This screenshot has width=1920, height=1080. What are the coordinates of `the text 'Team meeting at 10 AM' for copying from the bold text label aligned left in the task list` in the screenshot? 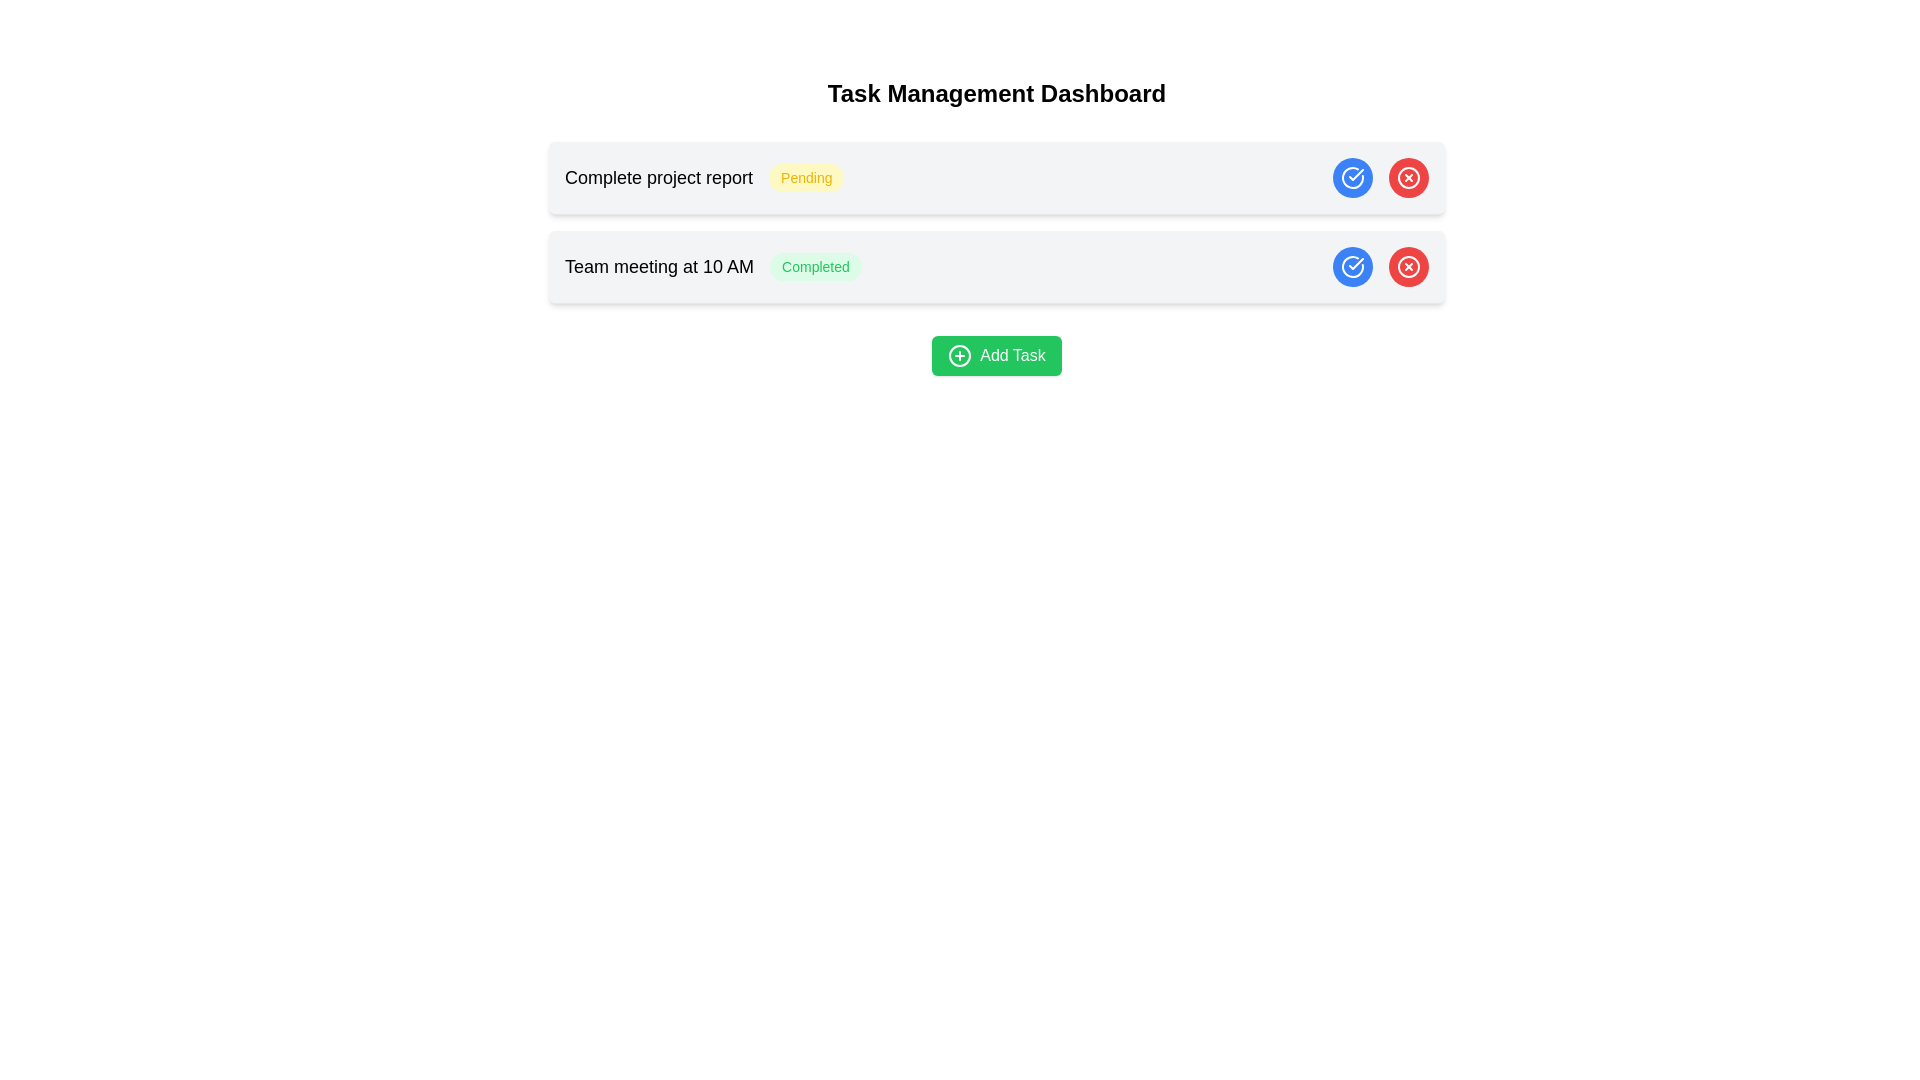 It's located at (659, 265).